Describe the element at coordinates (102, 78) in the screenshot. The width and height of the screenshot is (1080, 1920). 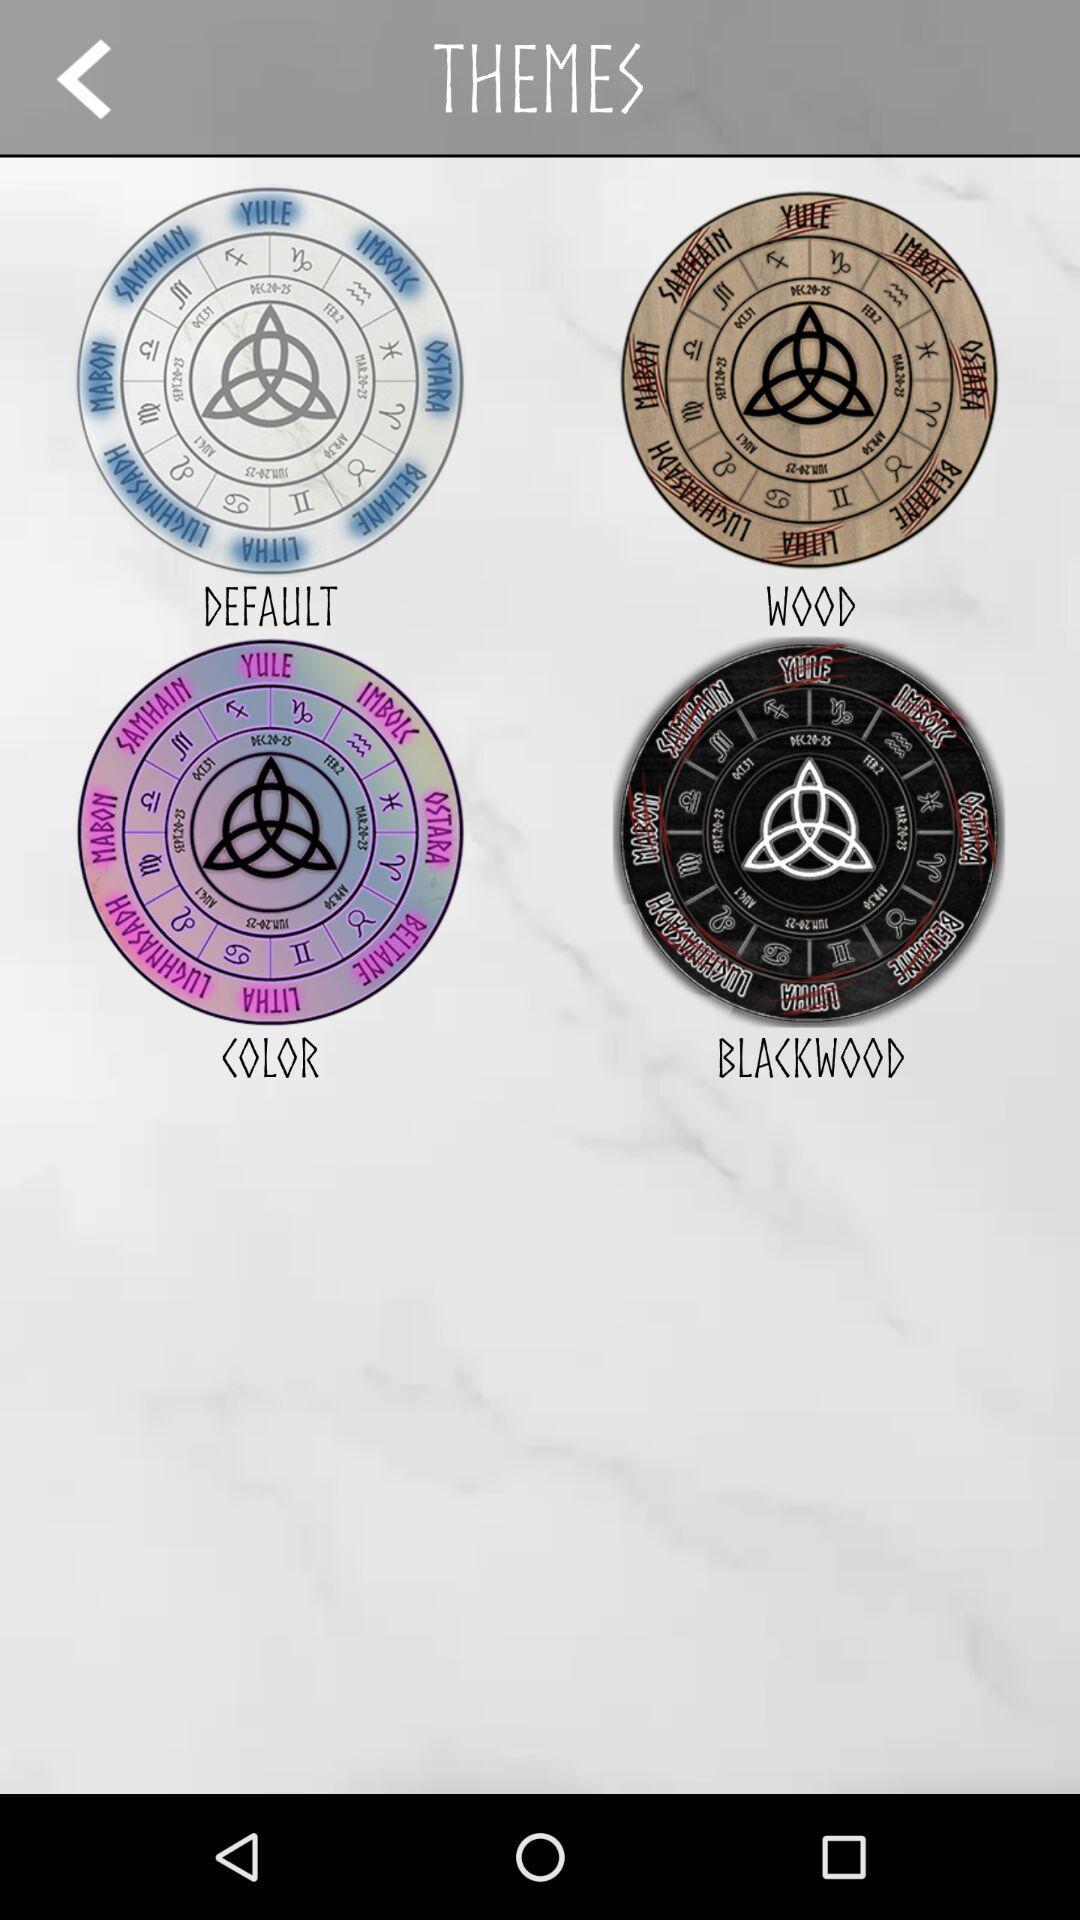
I see `the app to the left of themes app` at that location.